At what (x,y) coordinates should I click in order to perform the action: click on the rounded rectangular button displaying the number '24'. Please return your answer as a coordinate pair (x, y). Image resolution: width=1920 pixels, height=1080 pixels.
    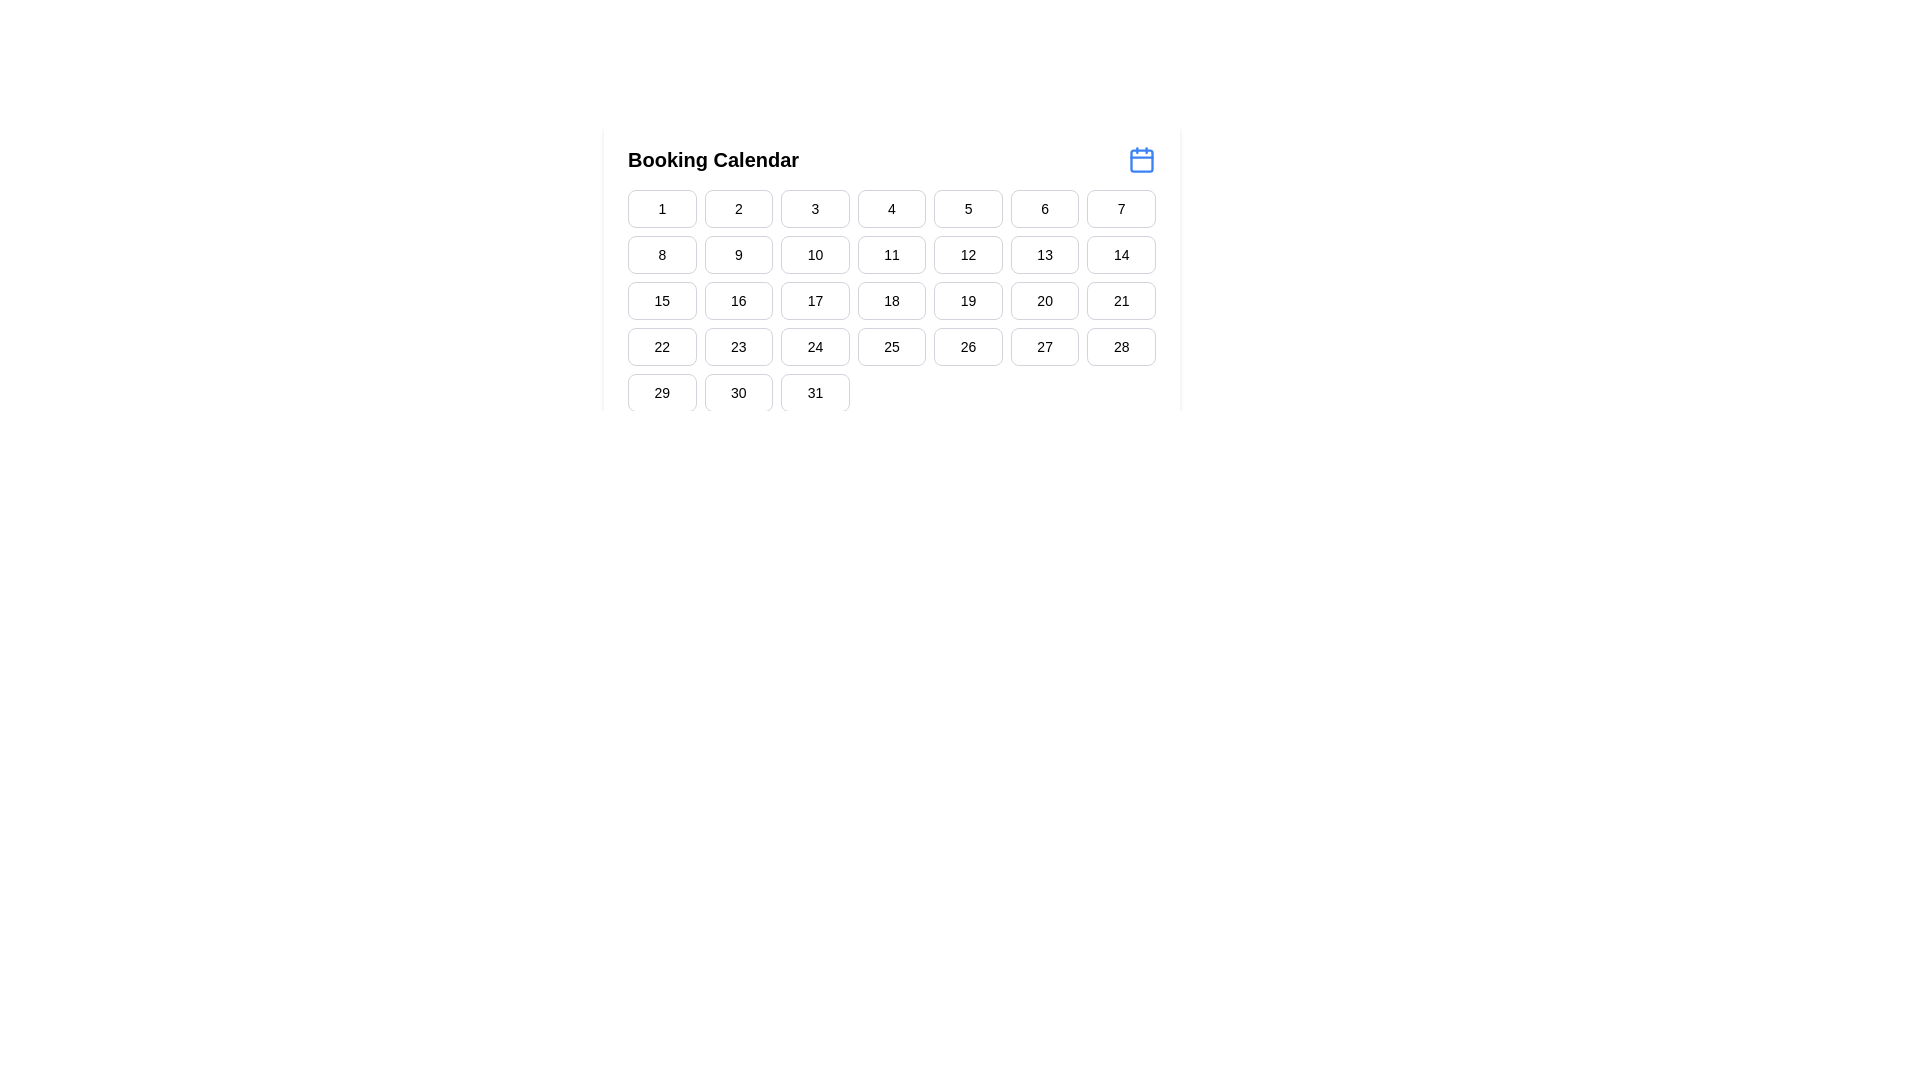
    Looking at the image, I should click on (815, 346).